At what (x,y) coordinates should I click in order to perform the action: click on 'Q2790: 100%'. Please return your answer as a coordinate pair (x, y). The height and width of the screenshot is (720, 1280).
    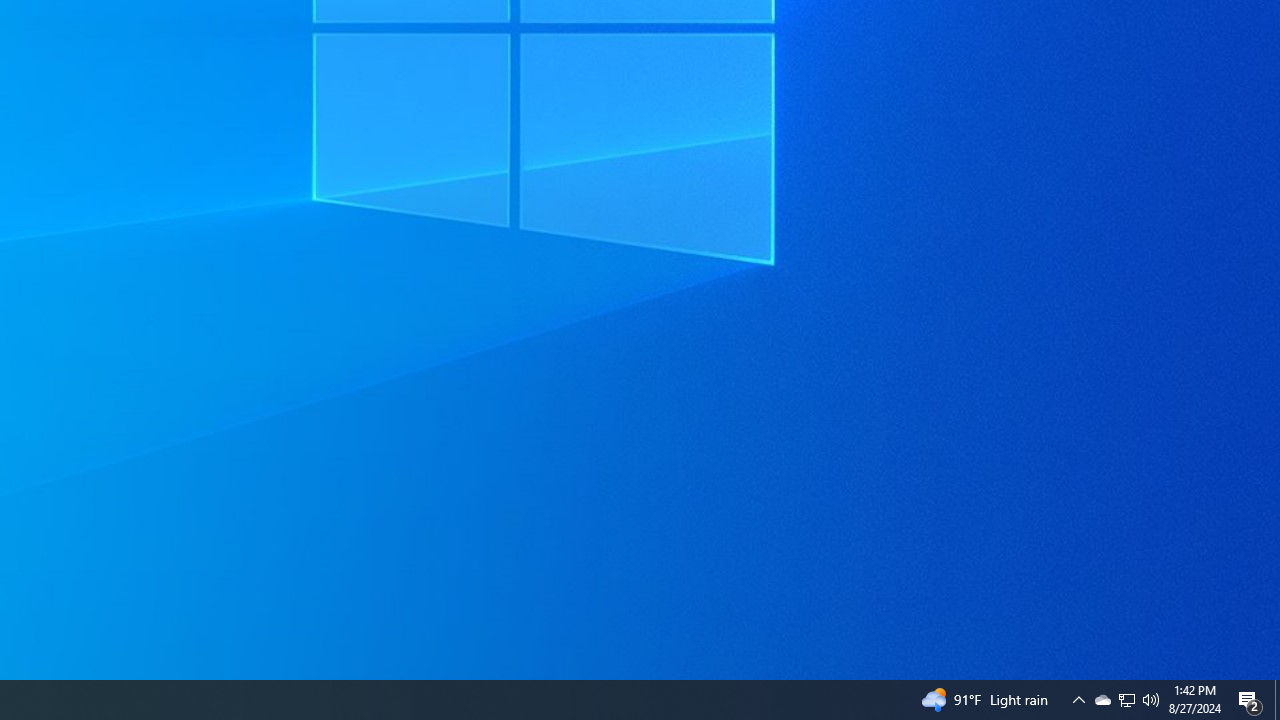
    Looking at the image, I should click on (1127, 698).